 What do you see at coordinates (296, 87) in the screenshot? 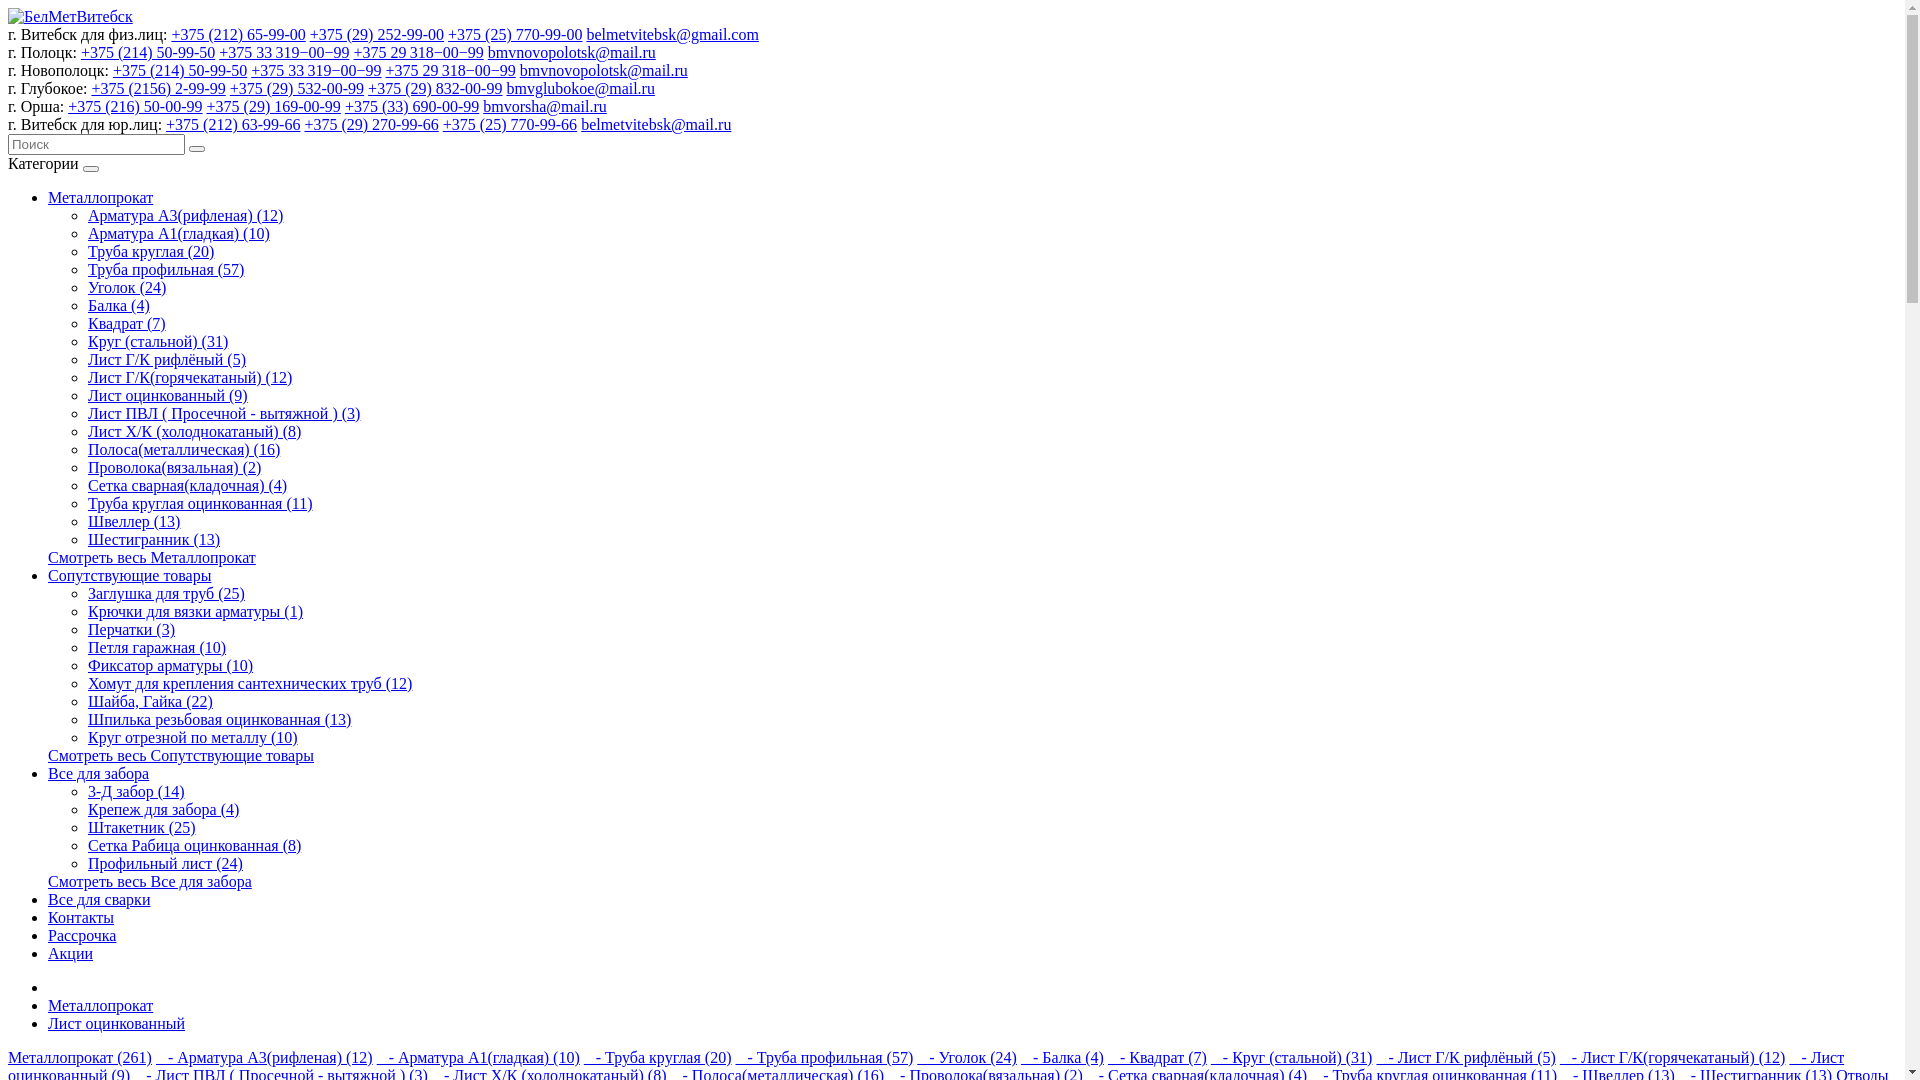
I see `'+375 (29) 532-00-99'` at bounding box center [296, 87].